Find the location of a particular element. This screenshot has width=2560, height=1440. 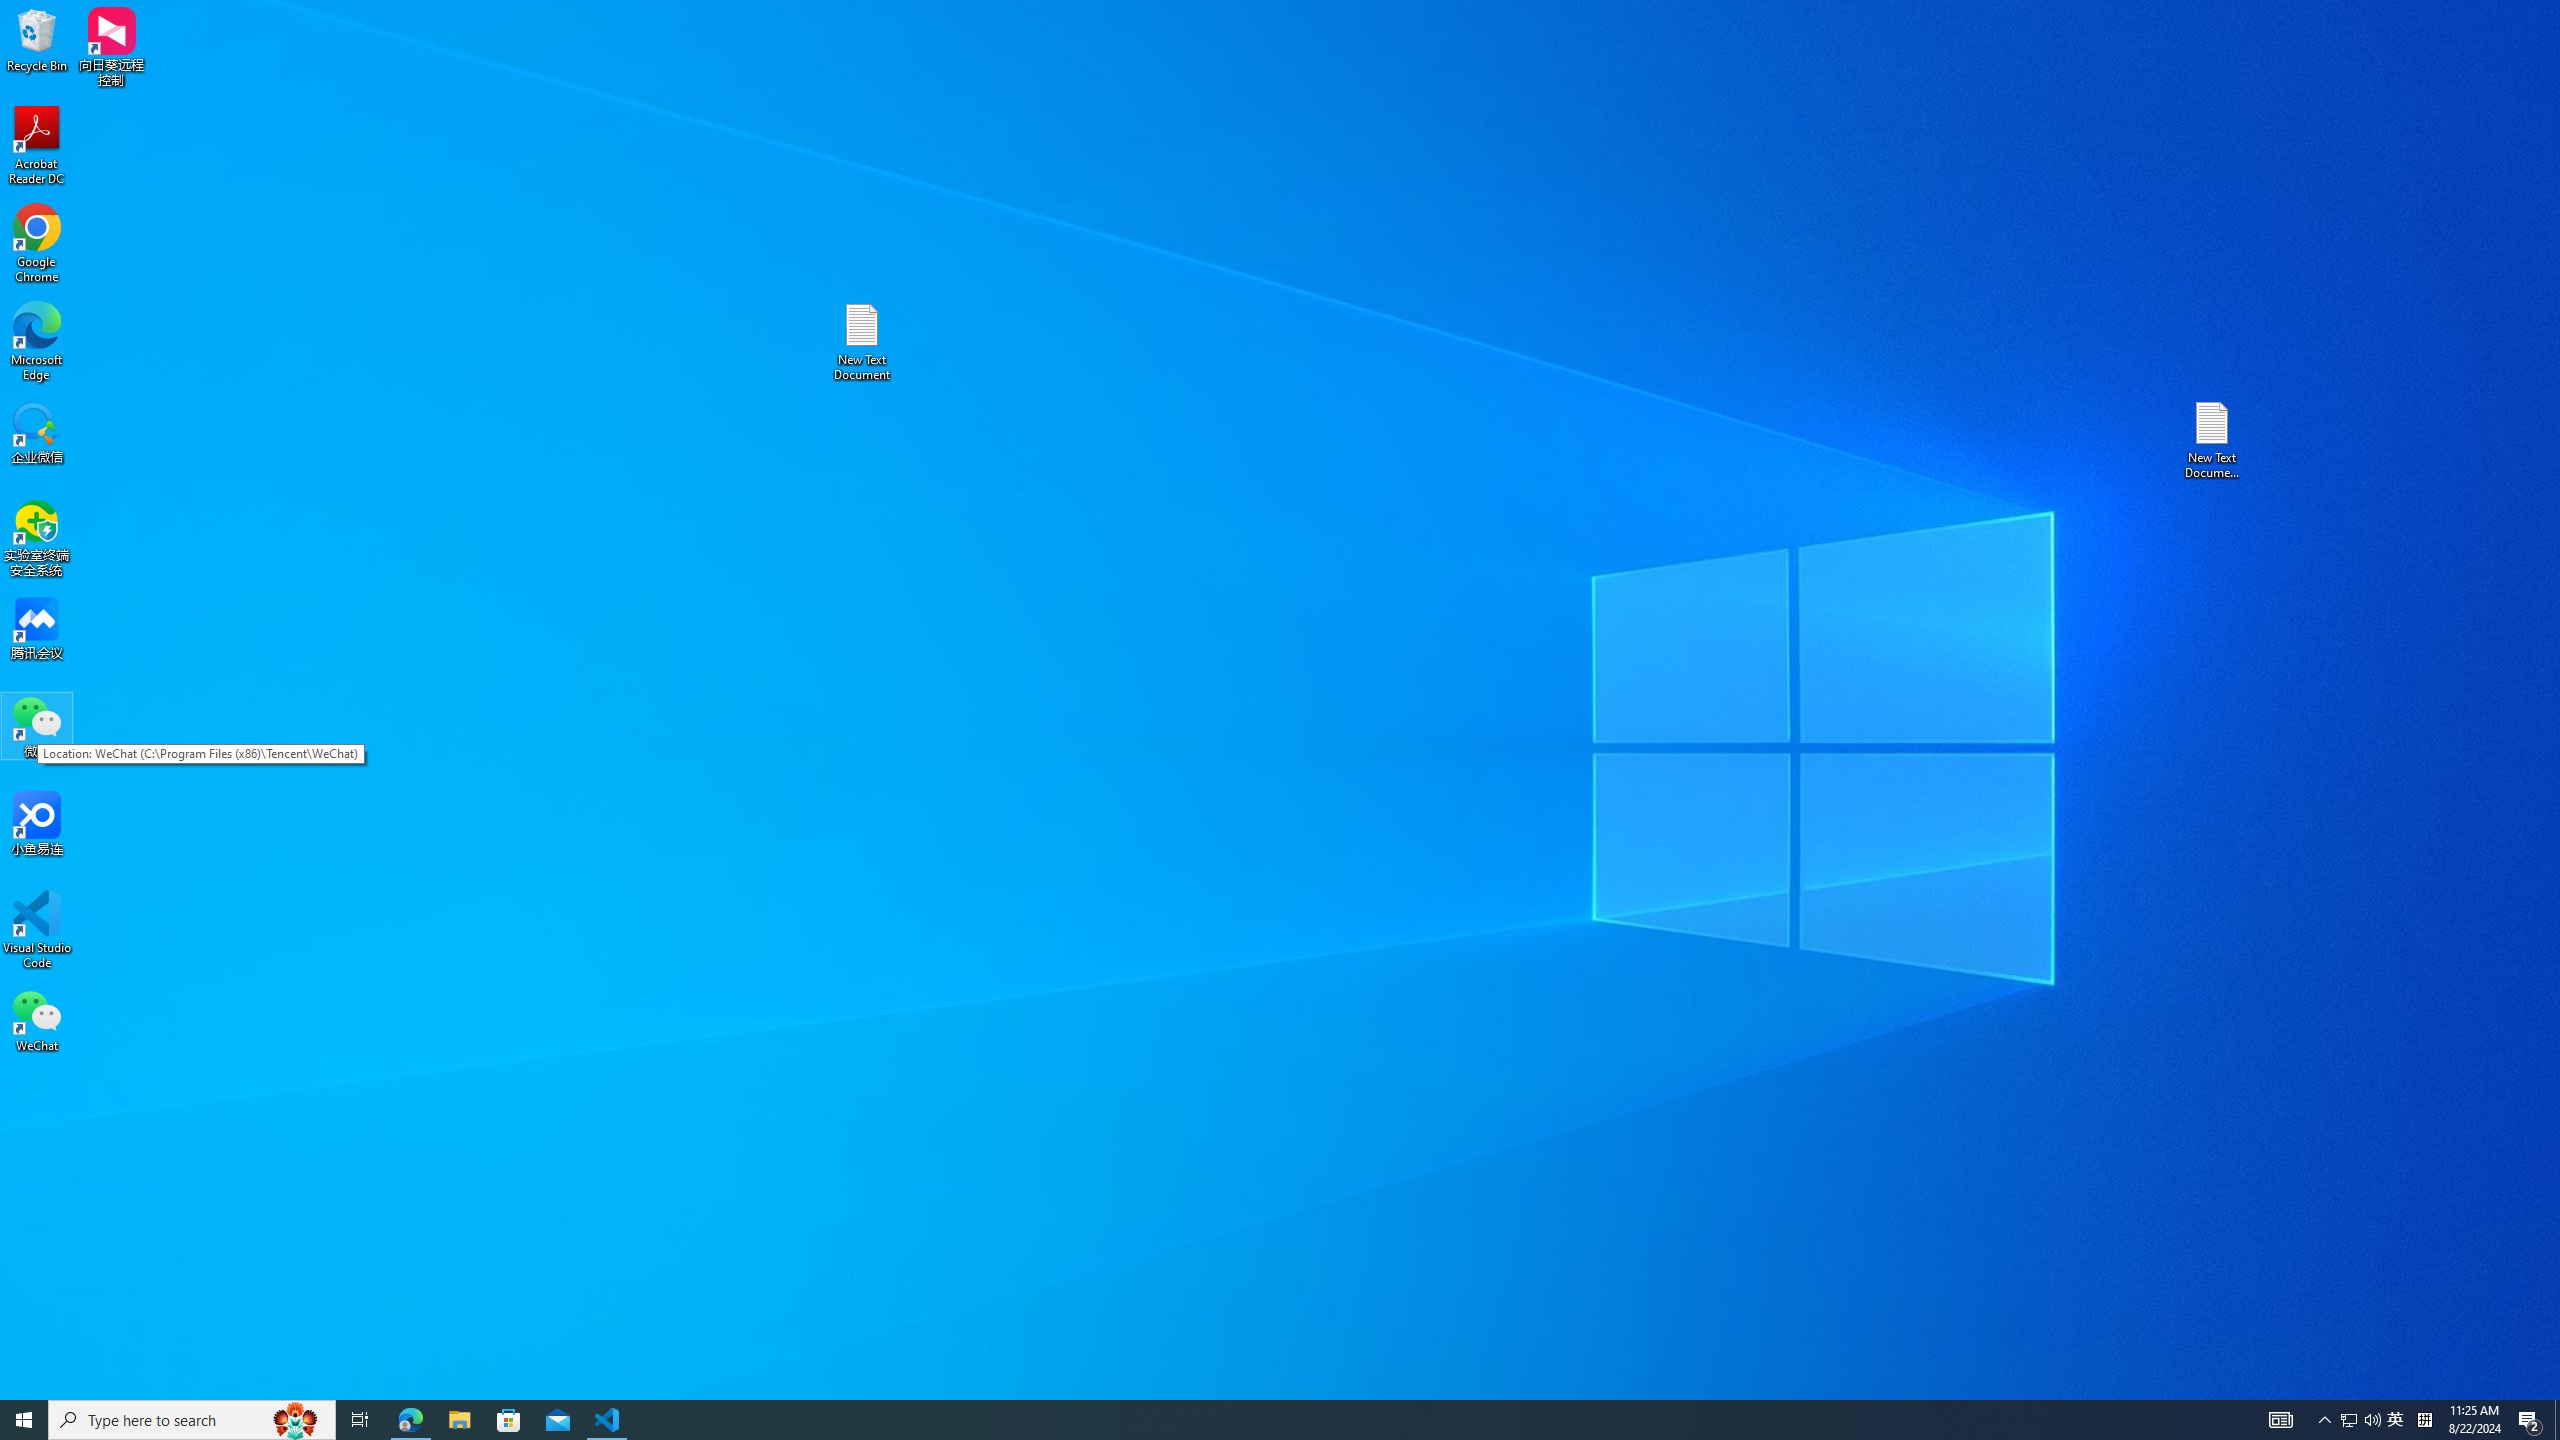

'Google Chrome' is located at coordinates (36, 244).